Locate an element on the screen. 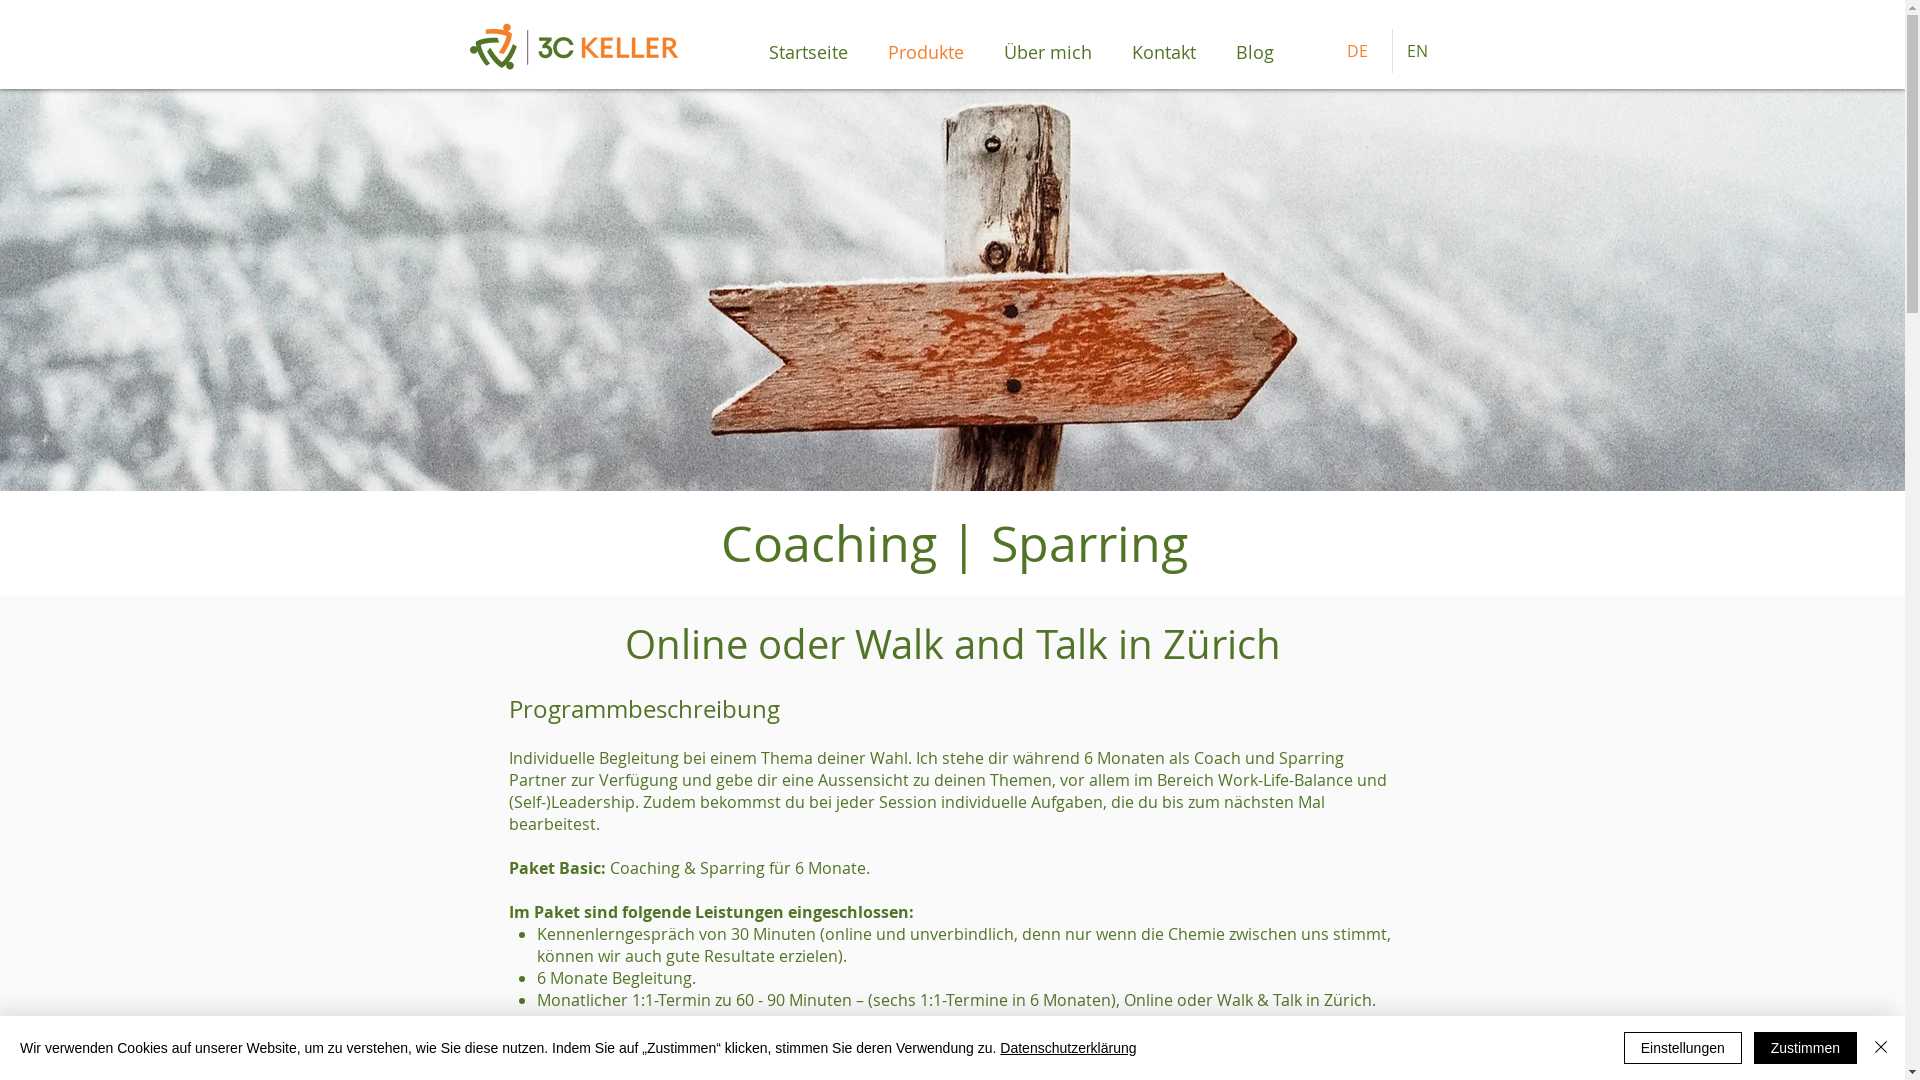 The height and width of the screenshot is (1080, 1920). 'Startseite' is located at coordinates (807, 50).